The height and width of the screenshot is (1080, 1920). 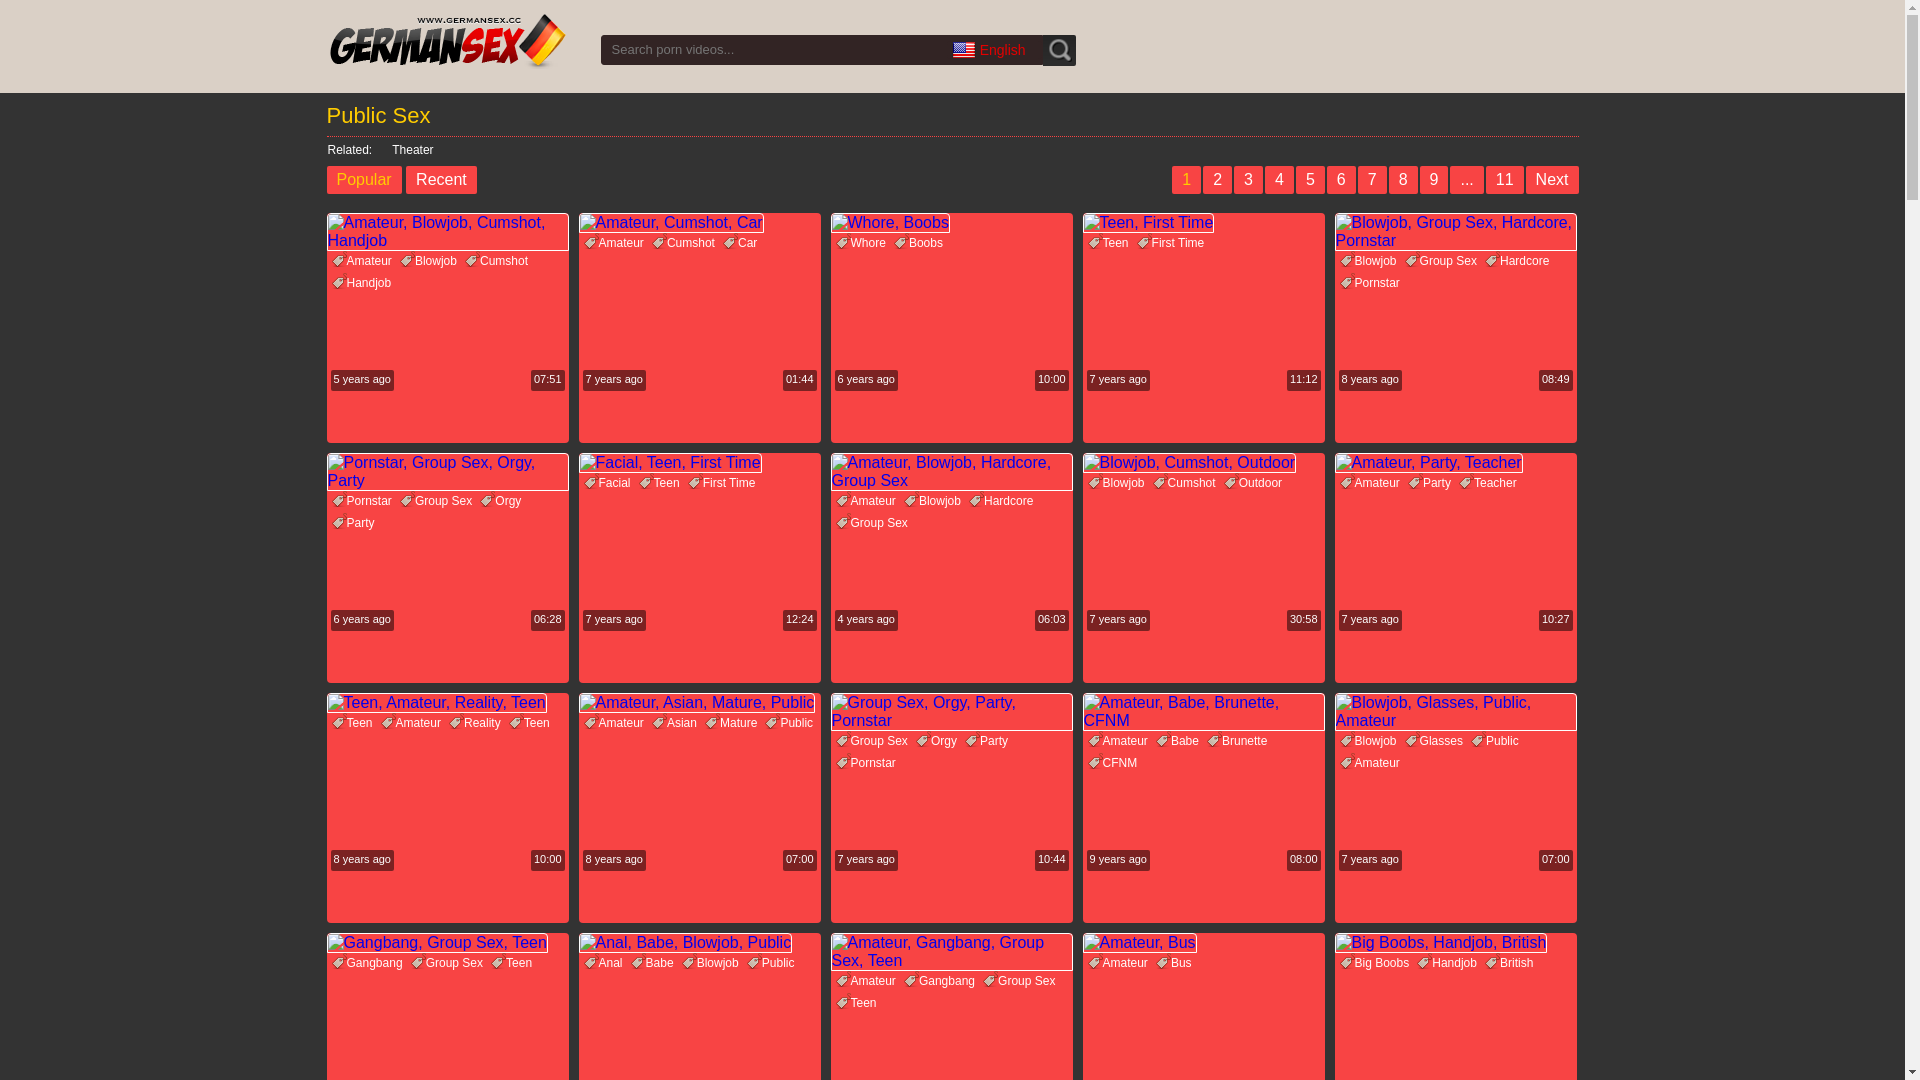 What do you see at coordinates (686, 242) in the screenshot?
I see `'Cumshot'` at bounding box center [686, 242].